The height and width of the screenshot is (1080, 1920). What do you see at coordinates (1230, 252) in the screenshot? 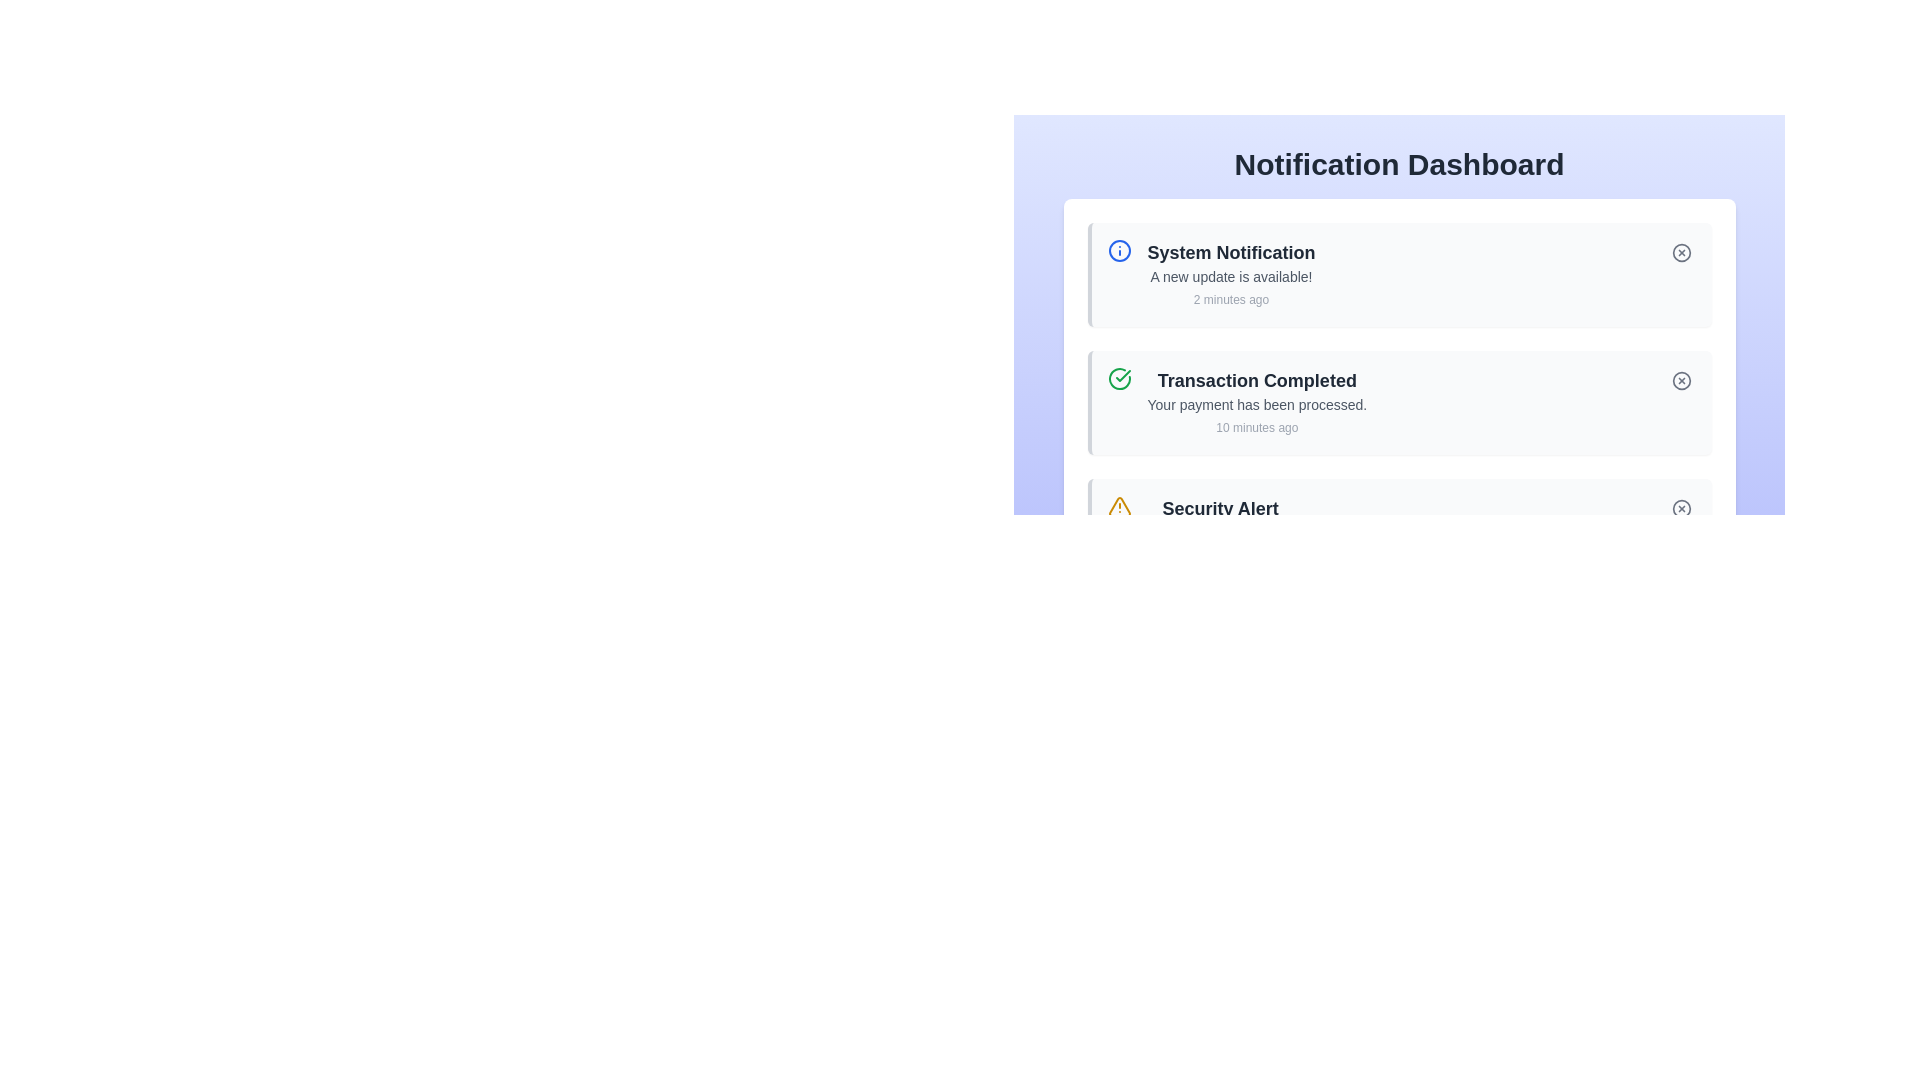
I see `the static text label displaying 'System Notification', which is prominently styled in a larger font size and bold weight, located at the top-left corner of the notification card` at bounding box center [1230, 252].